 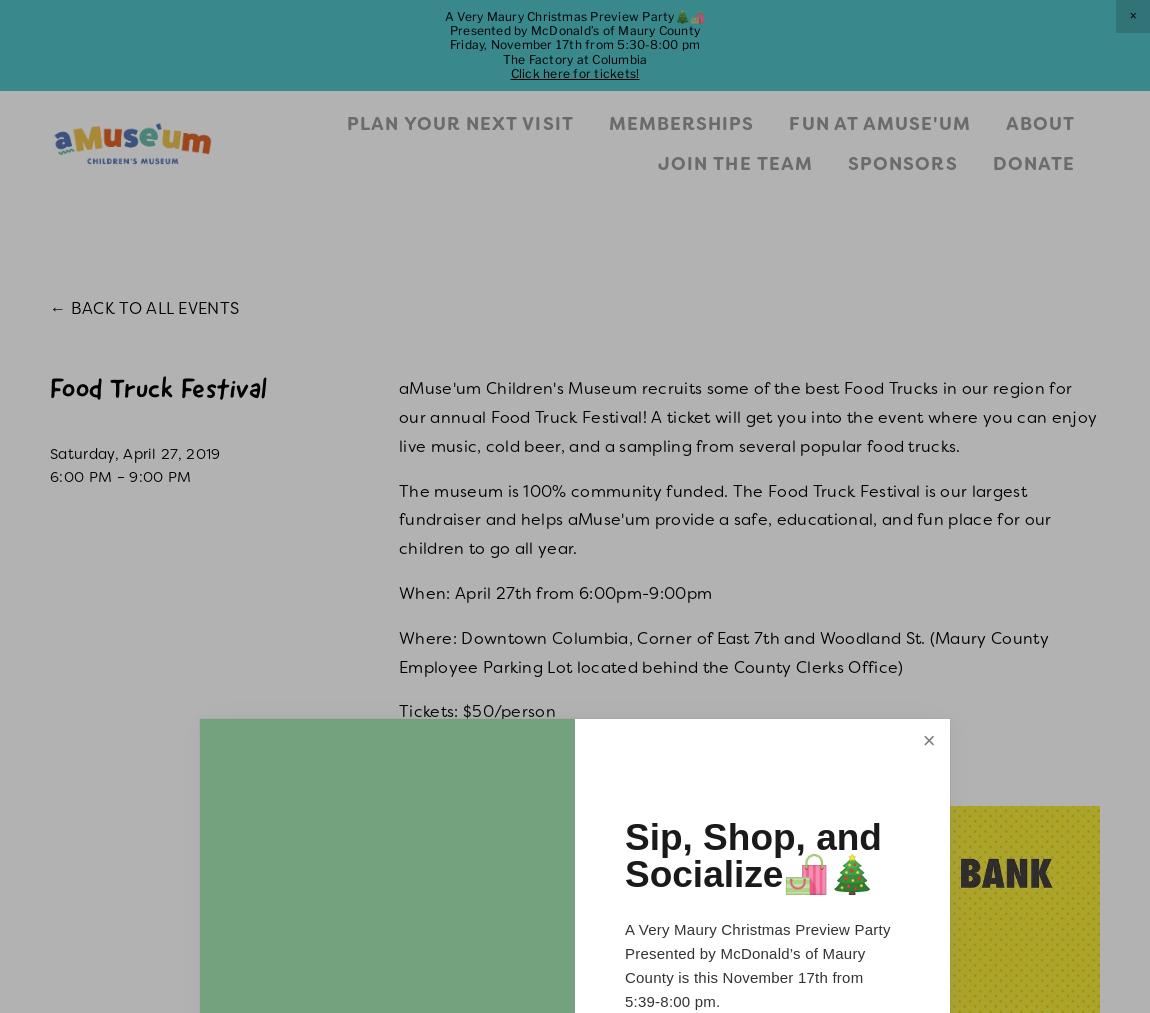 What do you see at coordinates (1039, 122) in the screenshot?
I see `'About'` at bounding box center [1039, 122].